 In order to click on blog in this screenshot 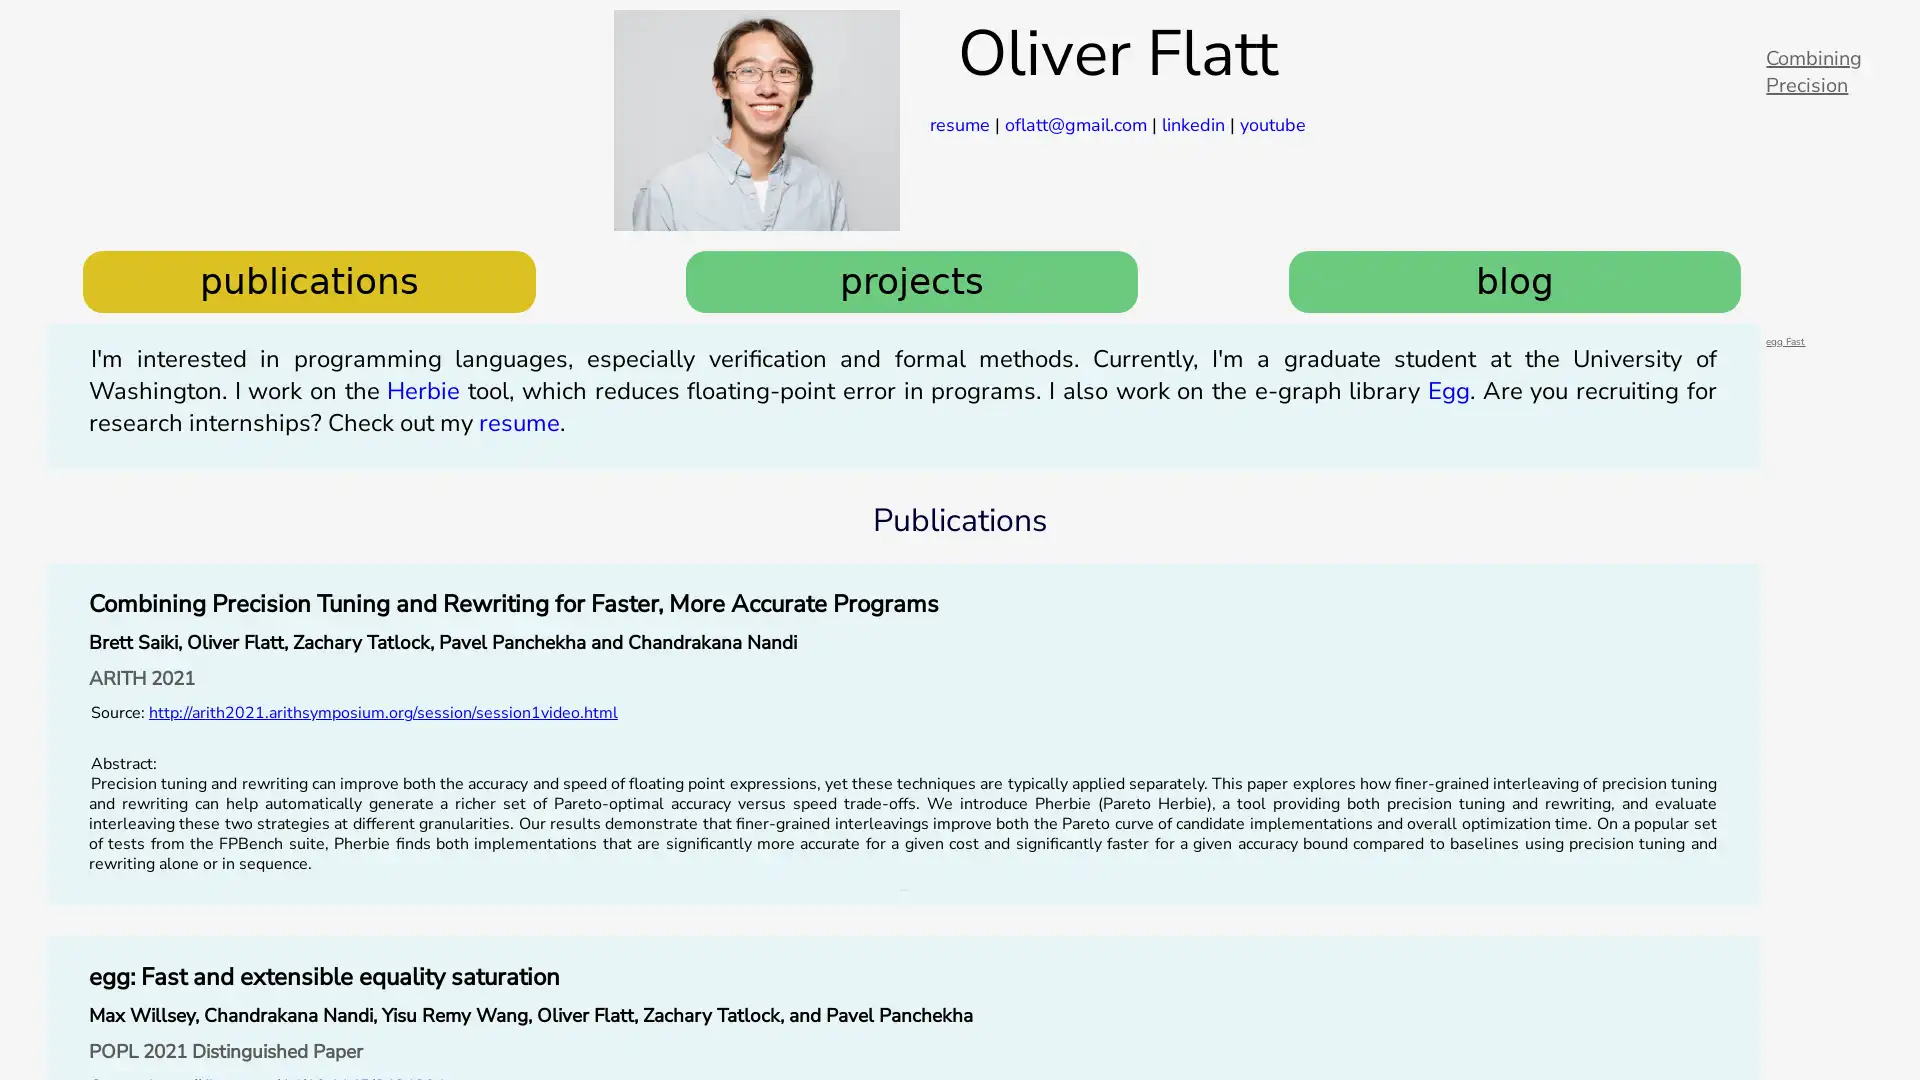, I will do `click(1515, 281)`.